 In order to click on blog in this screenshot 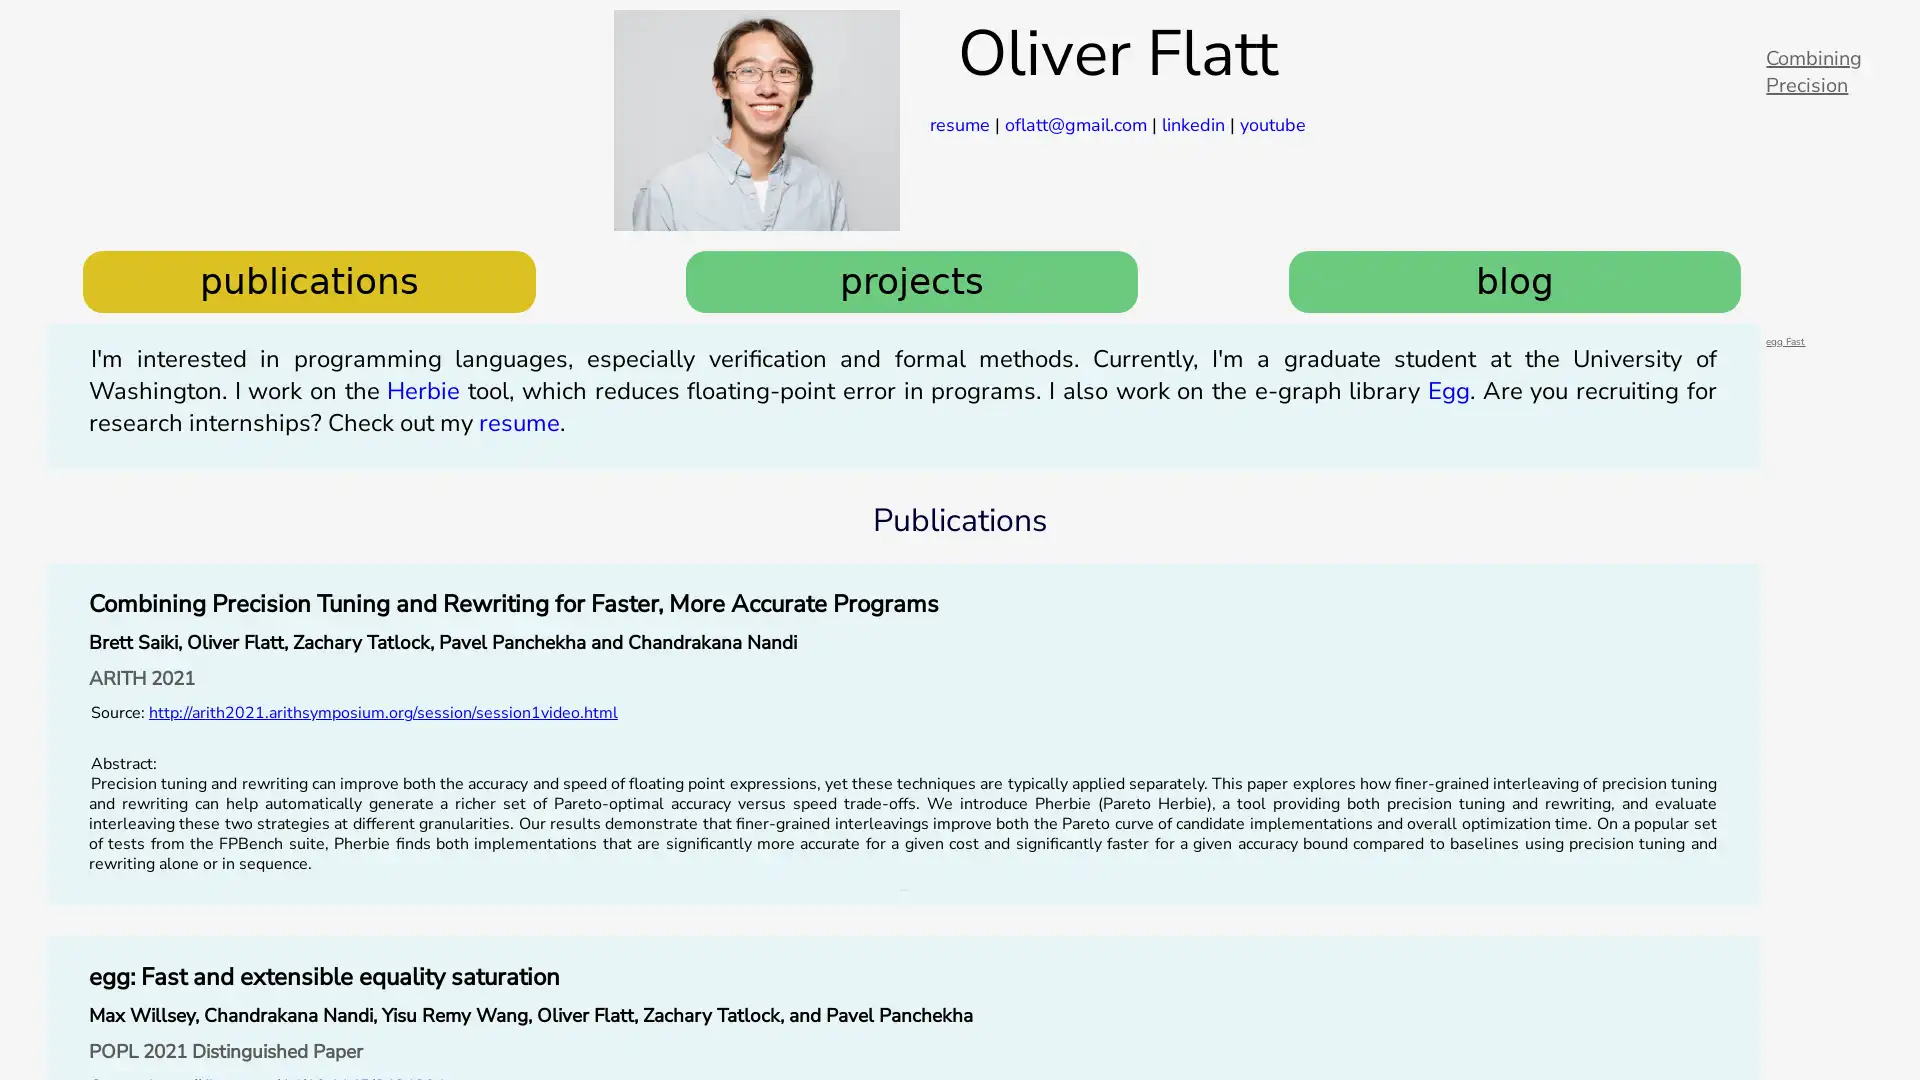, I will do `click(1515, 281)`.